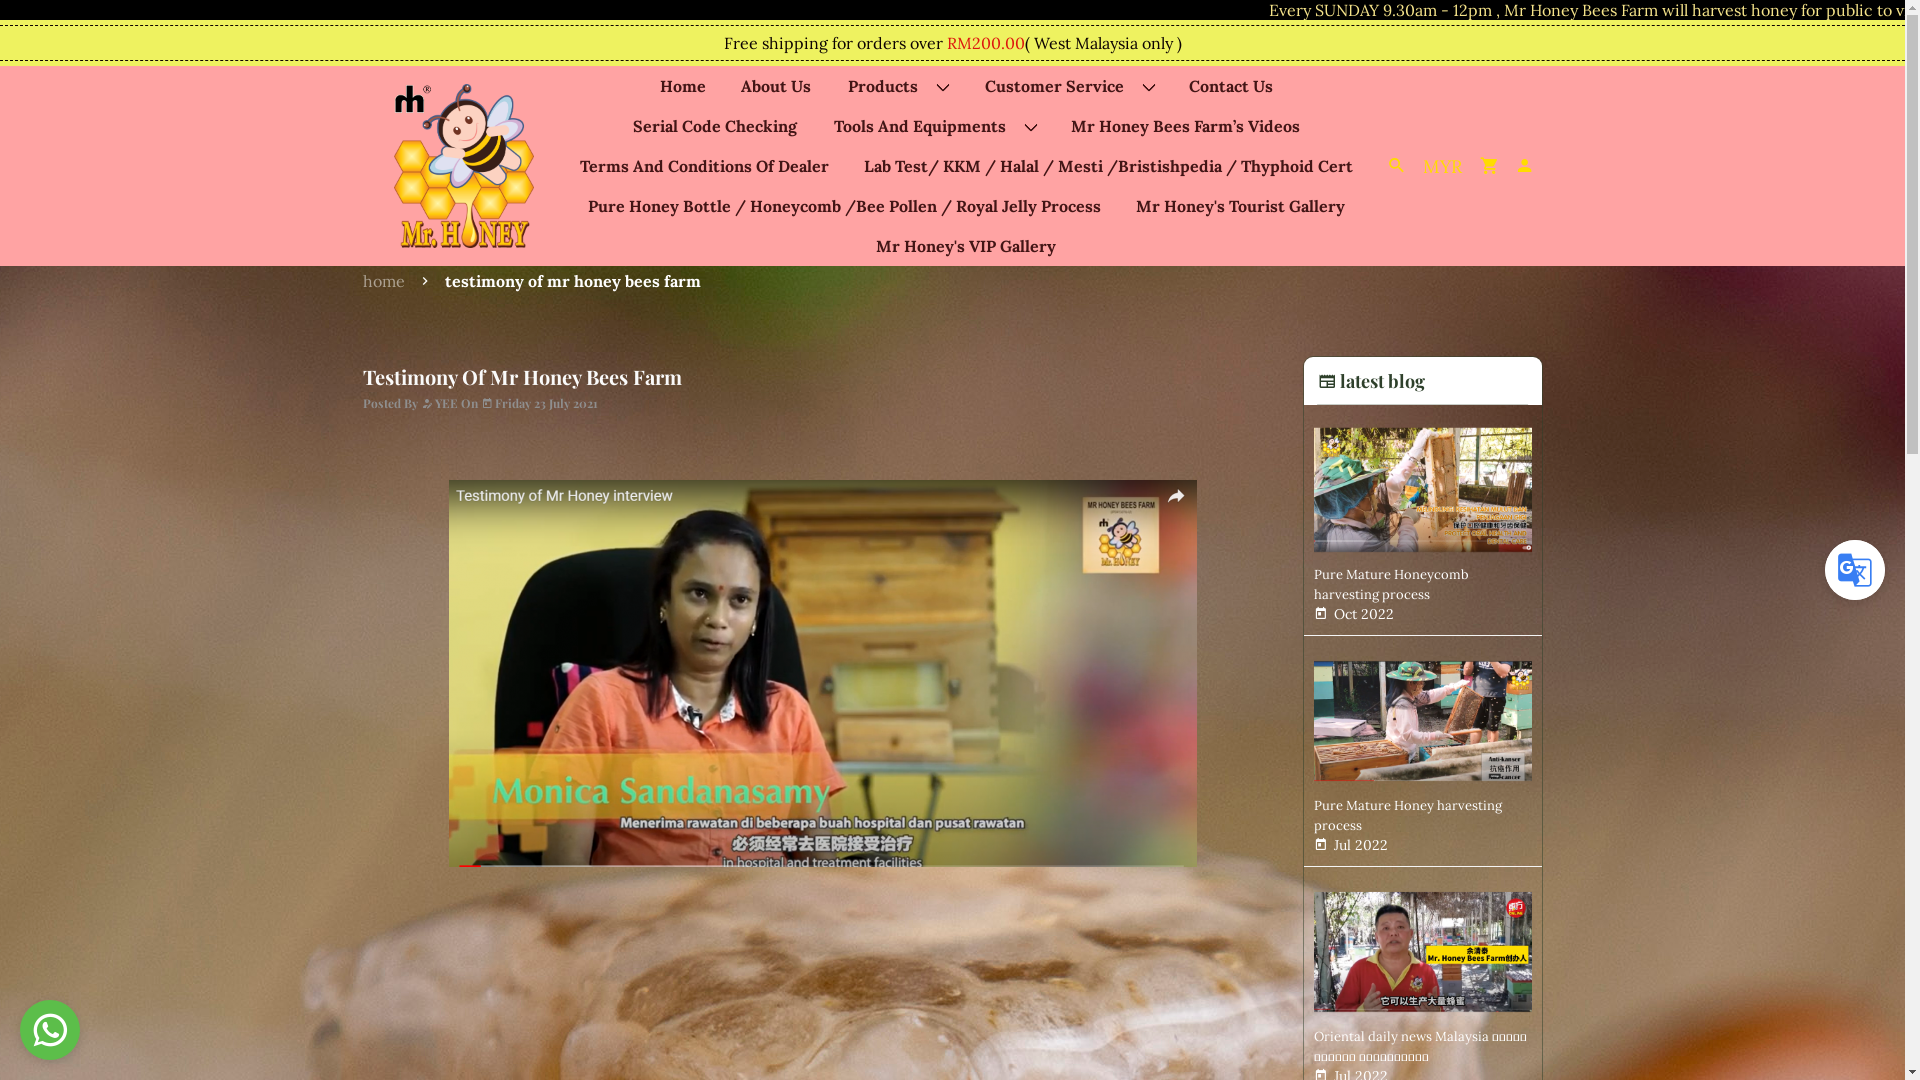 The image size is (1920, 1080). Describe the element at coordinates (775, 84) in the screenshot. I see `'About Us'` at that location.